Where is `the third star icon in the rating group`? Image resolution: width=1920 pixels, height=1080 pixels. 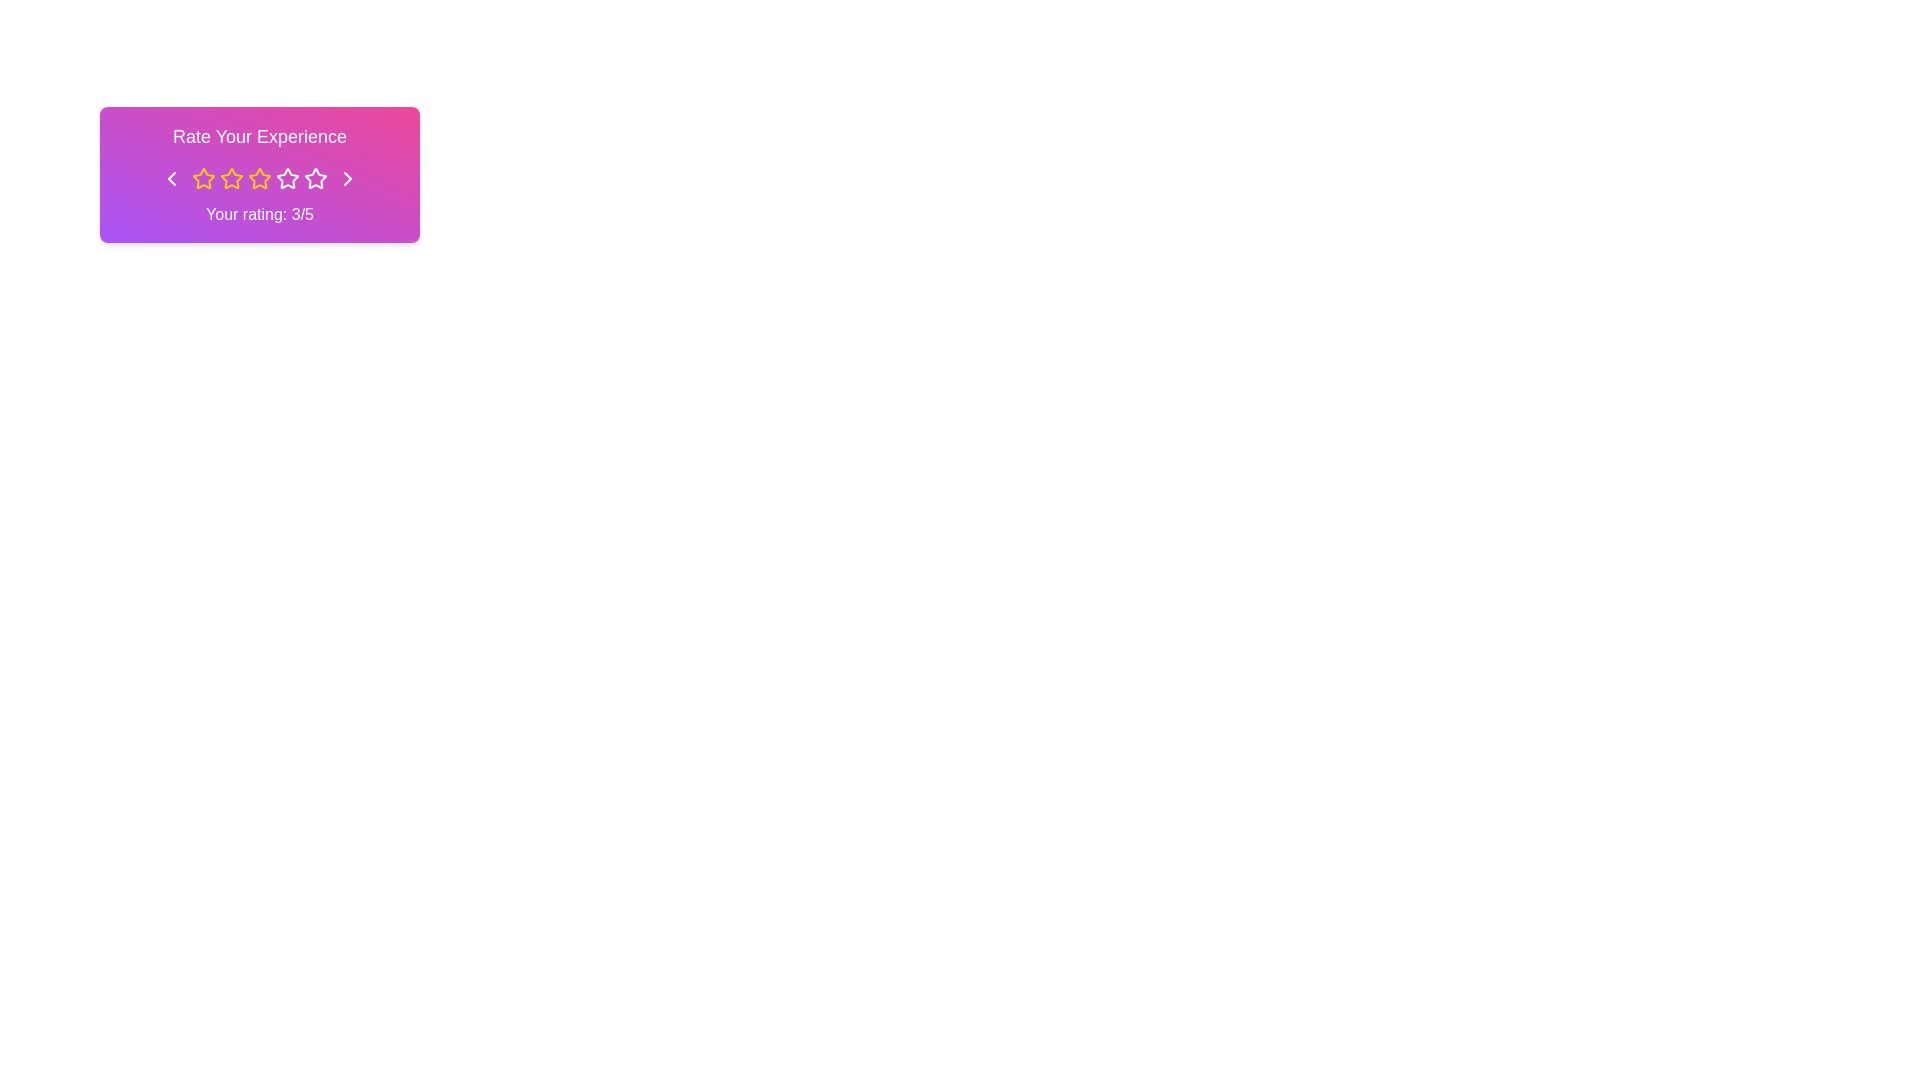
the third star icon in the rating group is located at coordinates (287, 177).